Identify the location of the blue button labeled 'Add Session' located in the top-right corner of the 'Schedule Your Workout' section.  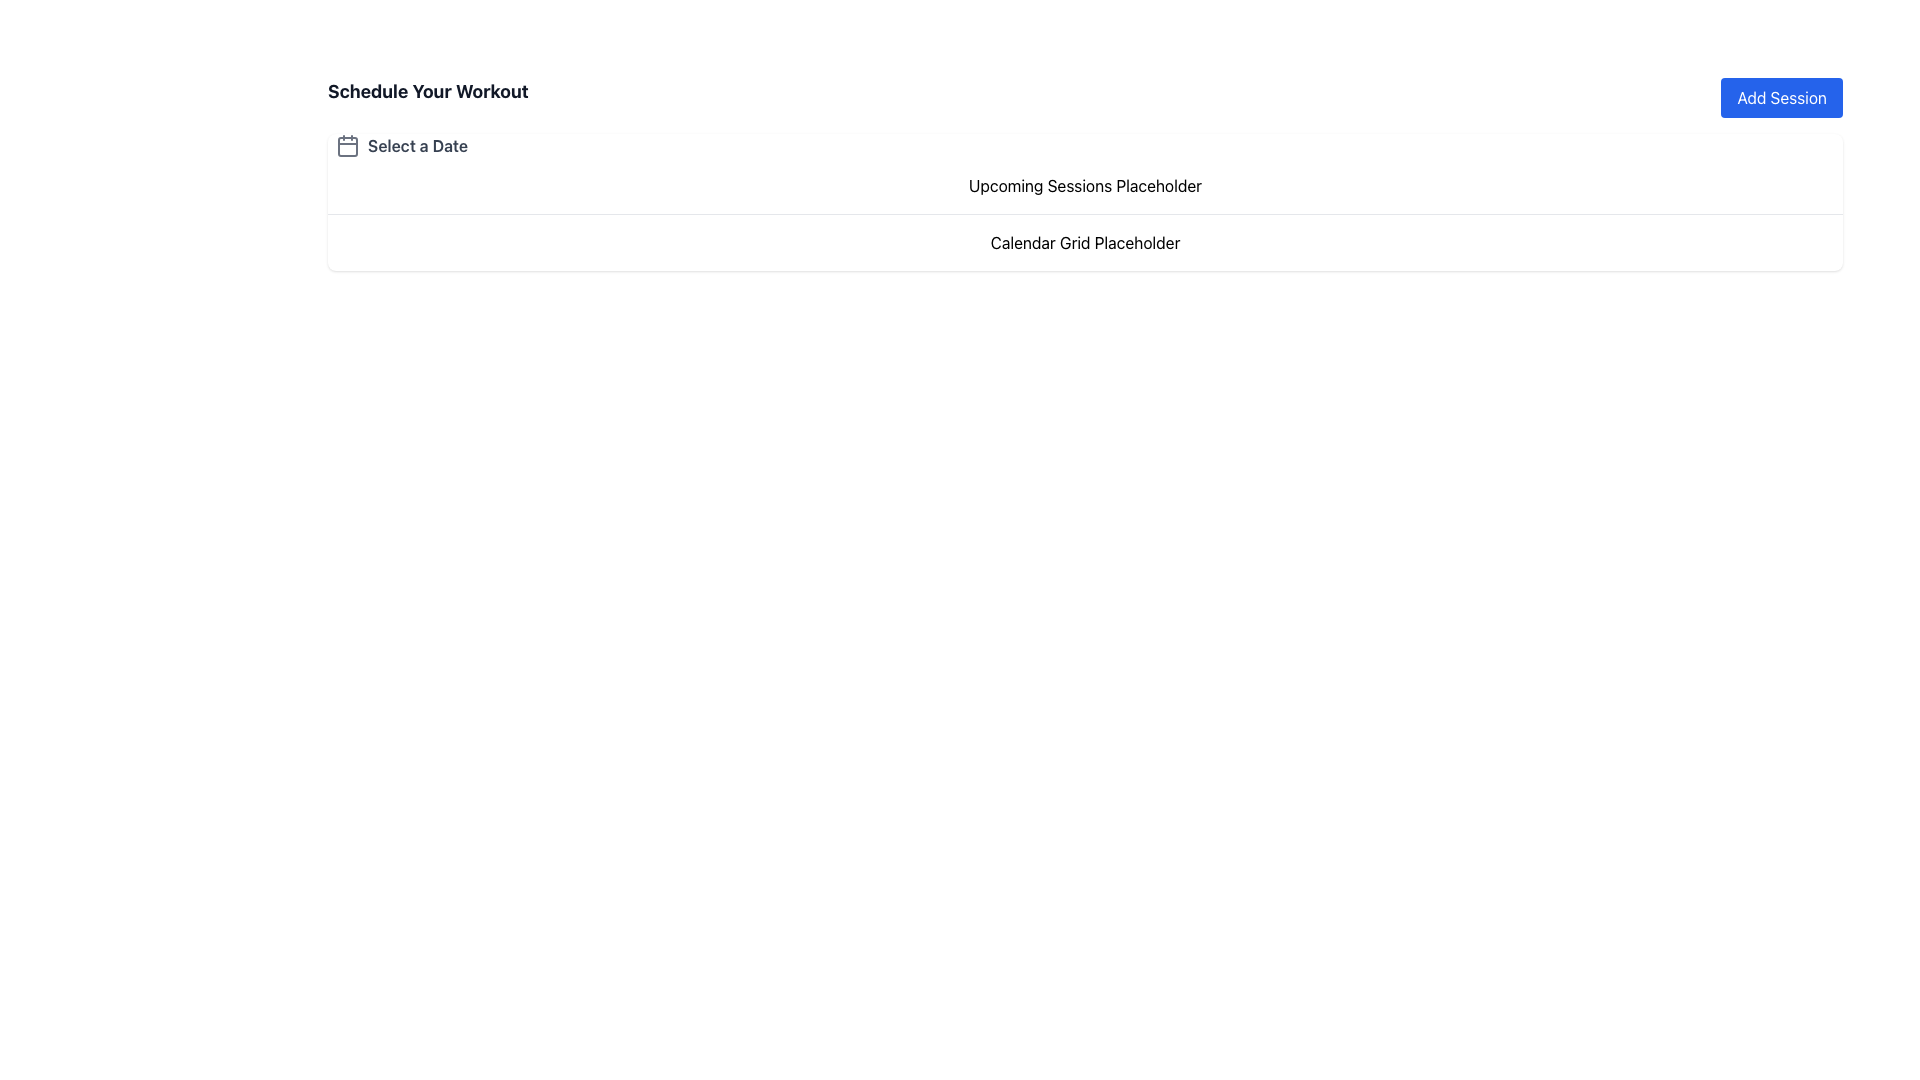
(1782, 97).